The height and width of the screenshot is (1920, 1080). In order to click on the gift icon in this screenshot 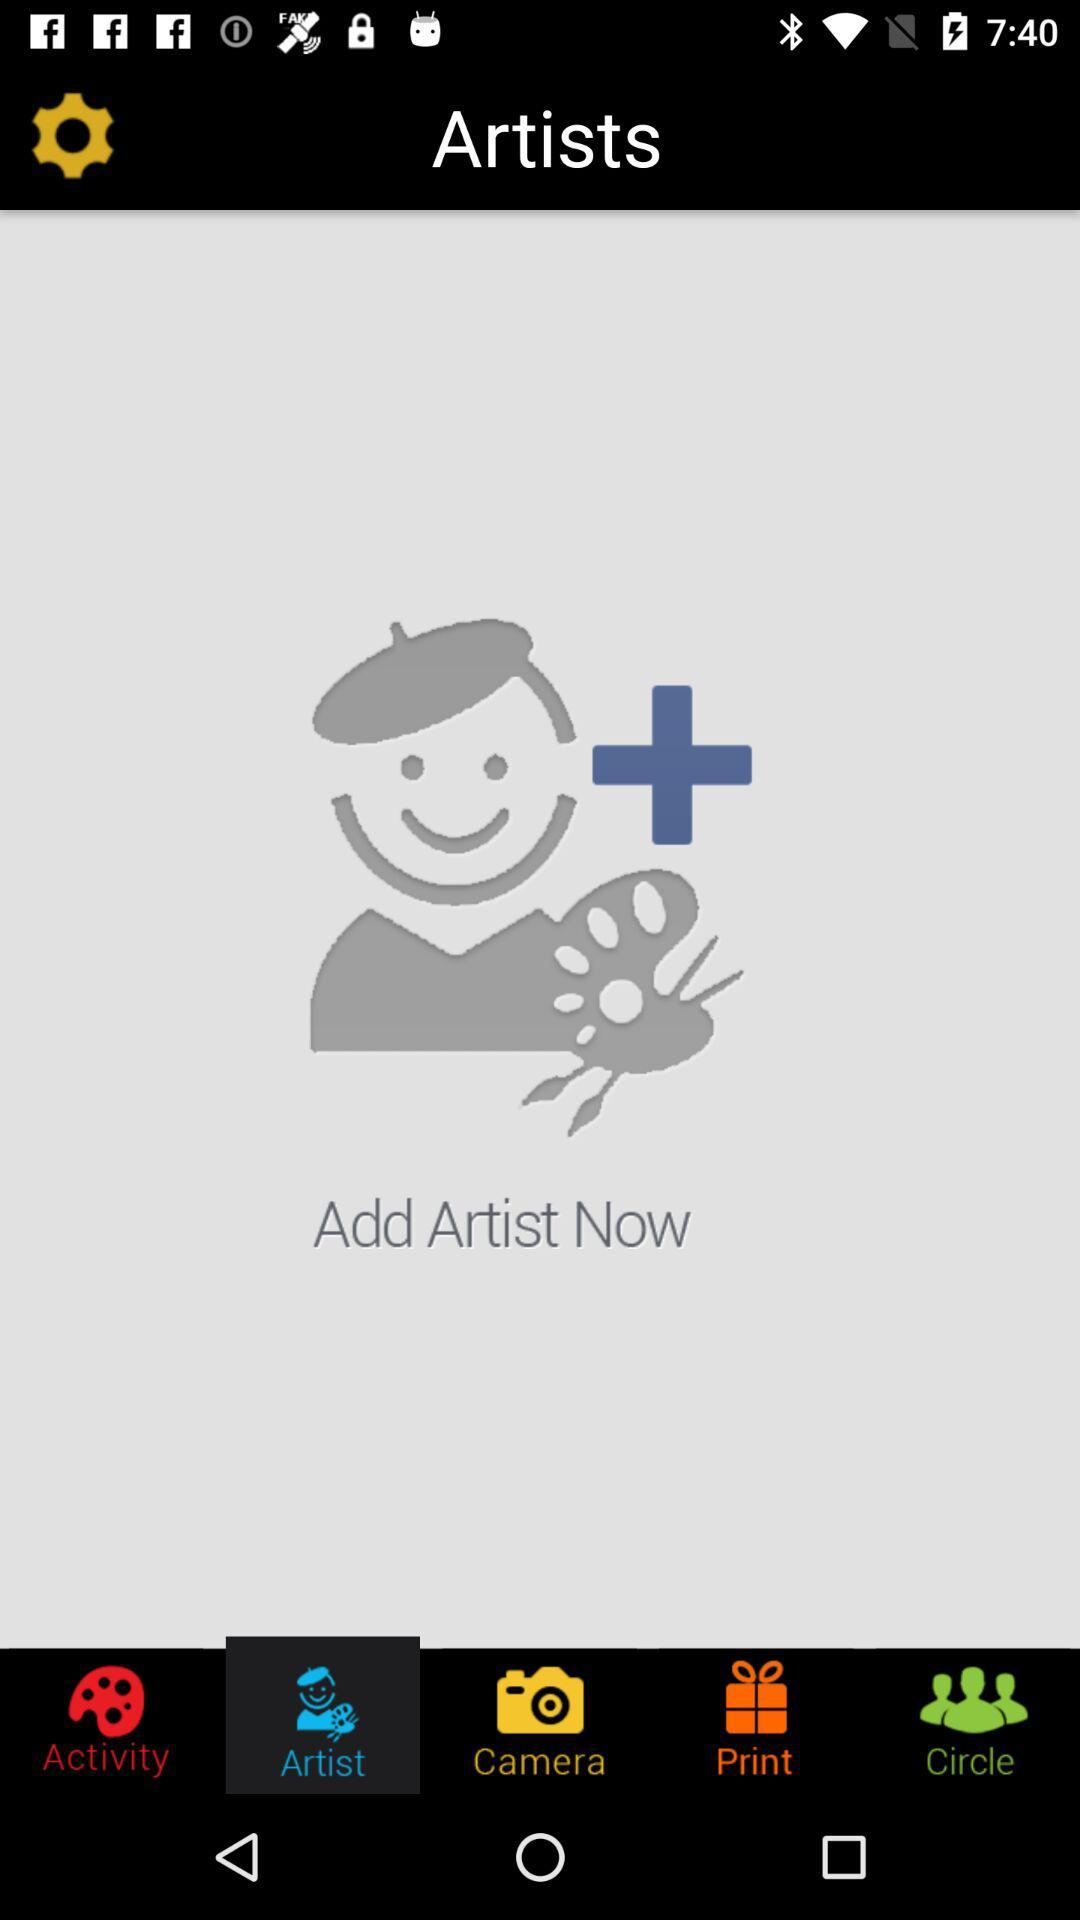, I will do `click(756, 1714)`.